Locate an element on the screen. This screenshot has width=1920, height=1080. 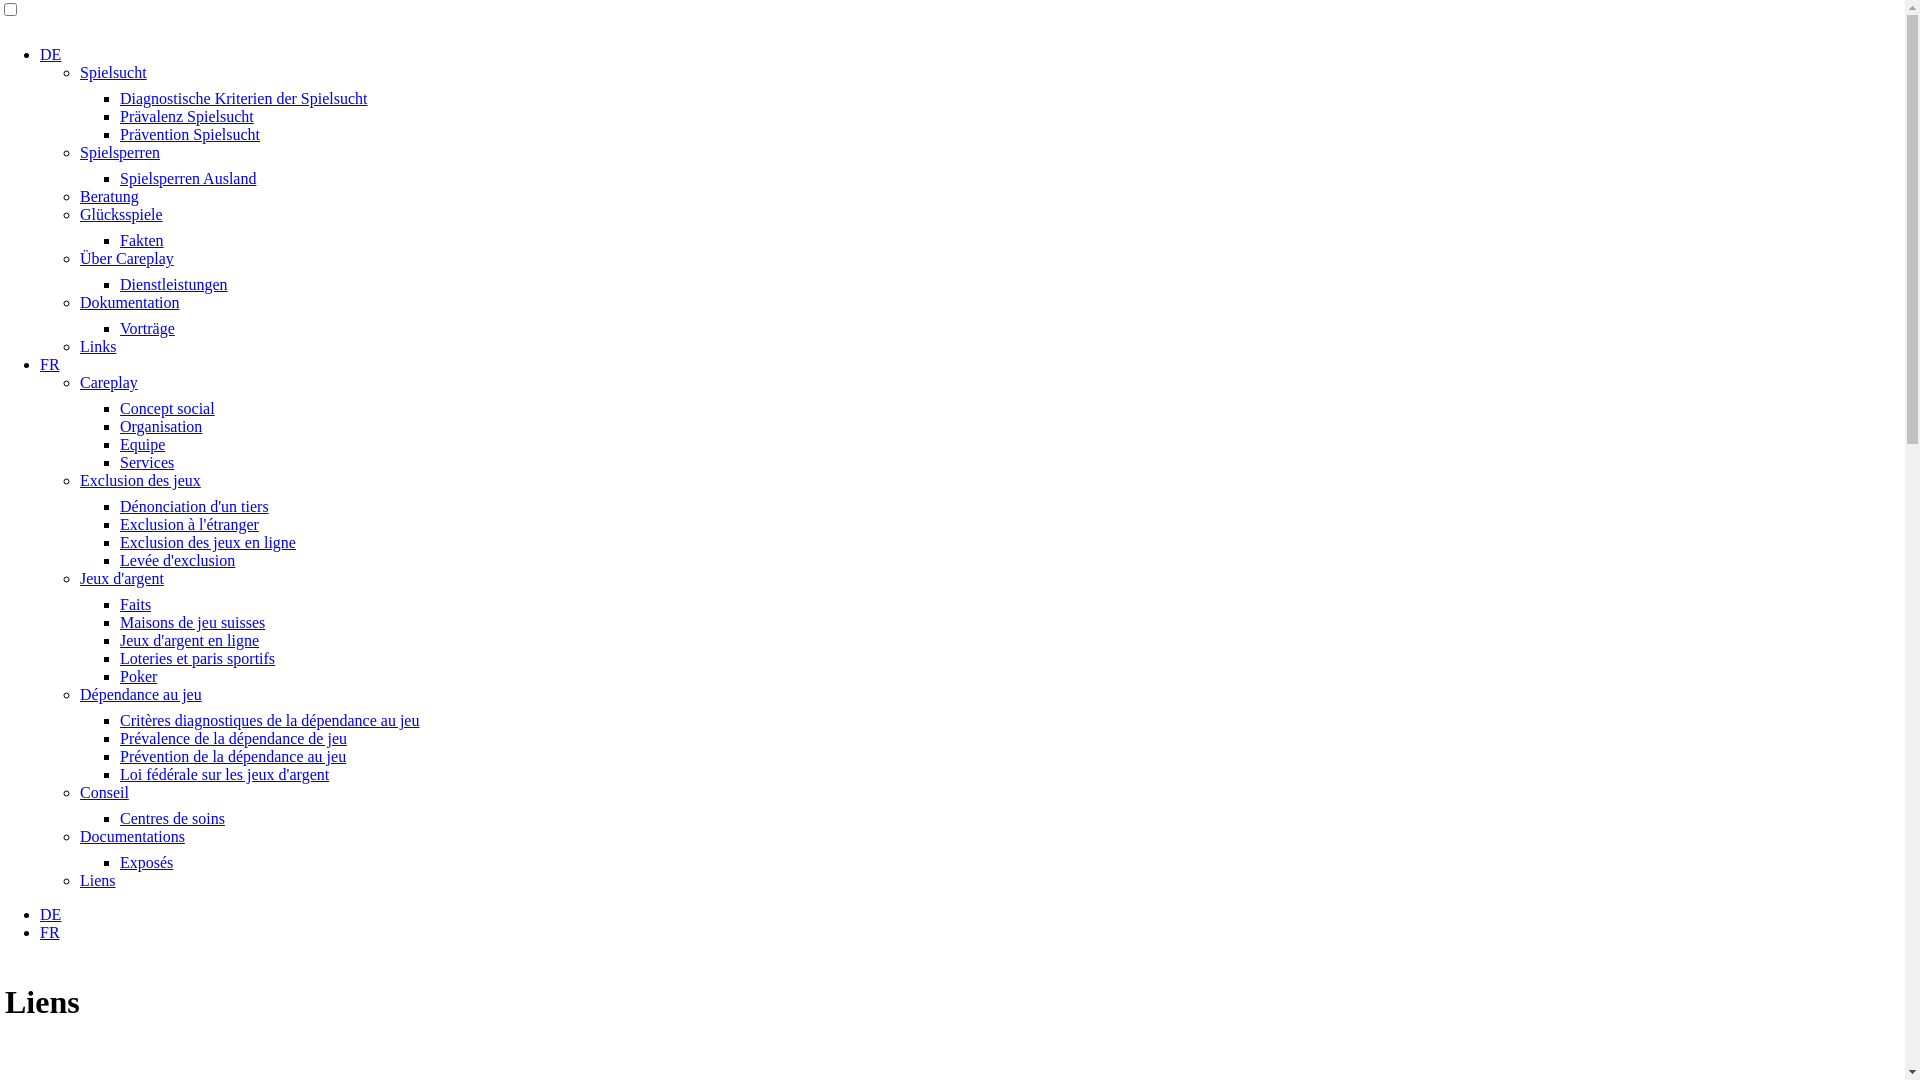
'Concept social' is located at coordinates (167, 407).